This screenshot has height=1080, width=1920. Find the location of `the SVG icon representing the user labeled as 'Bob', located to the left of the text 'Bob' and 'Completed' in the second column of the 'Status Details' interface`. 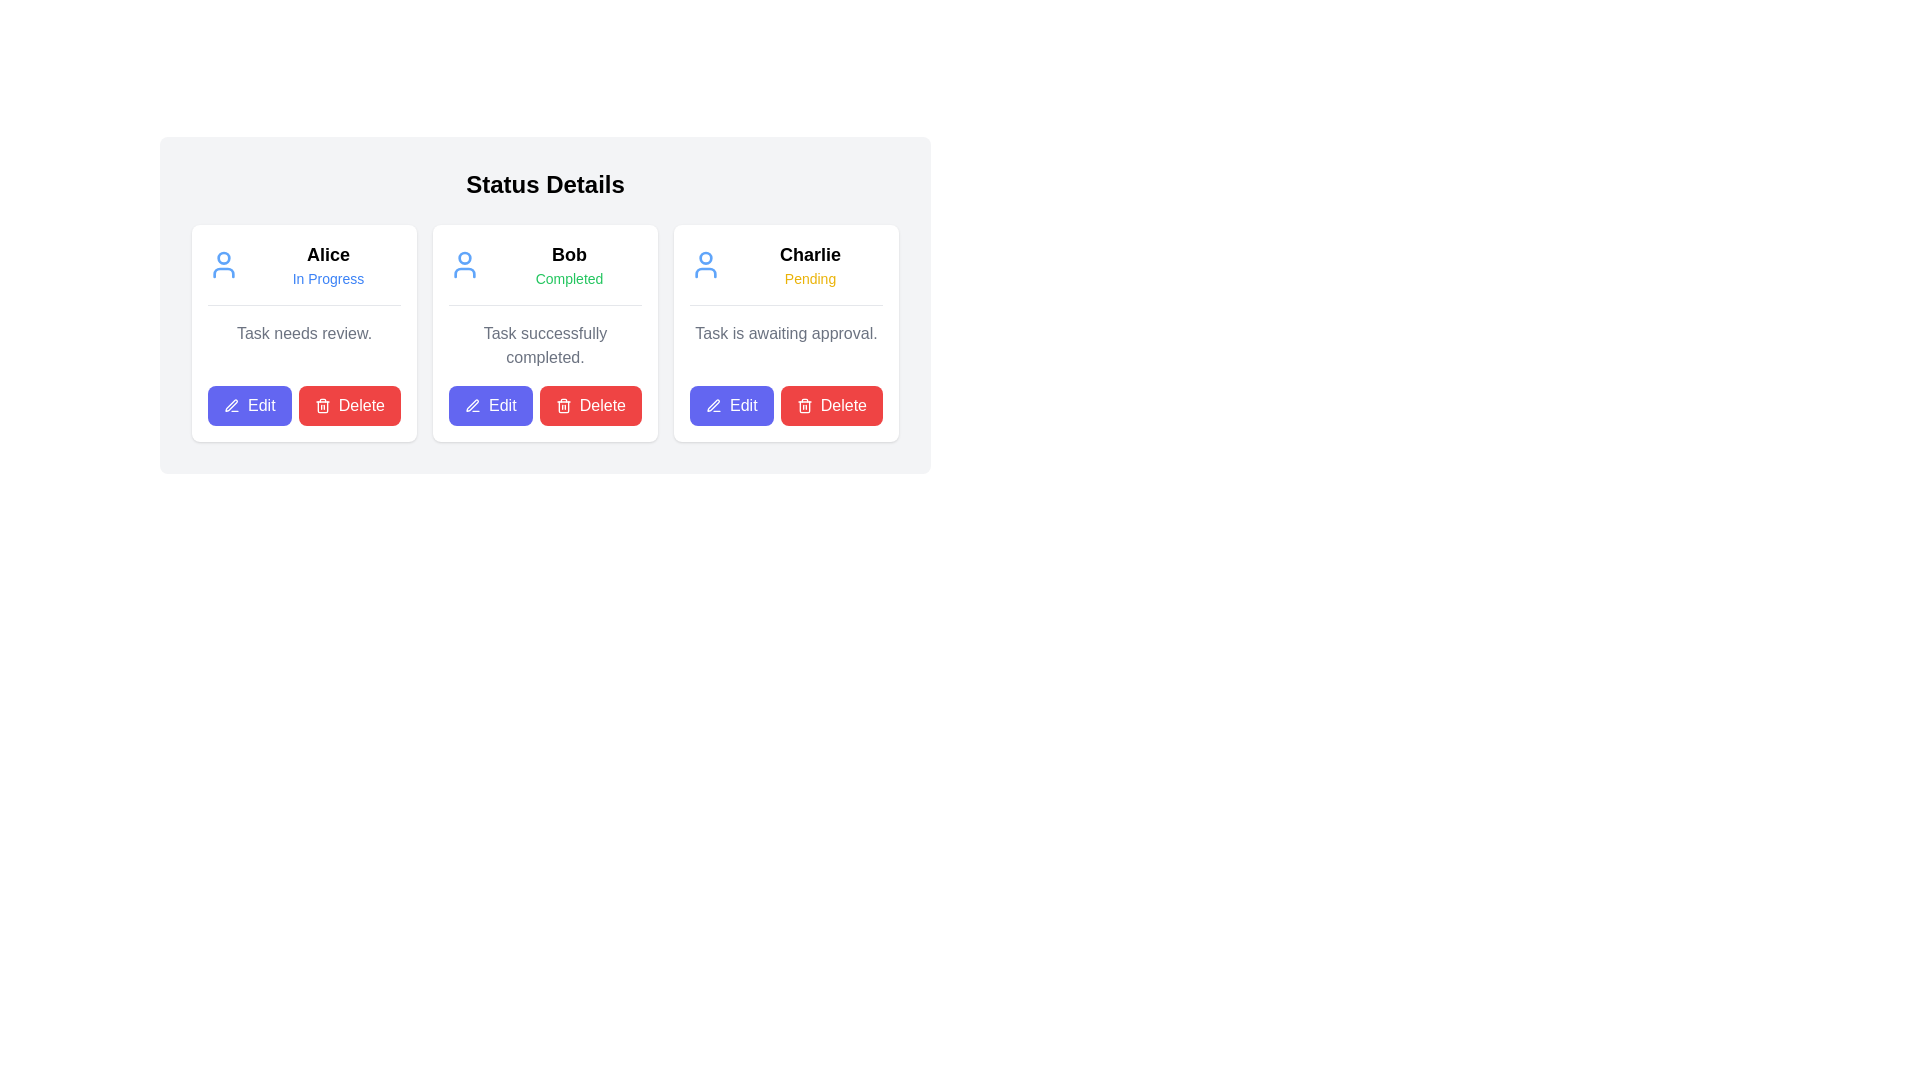

the SVG icon representing the user labeled as 'Bob', located to the left of the text 'Bob' and 'Completed' in the second column of the 'Status Details' interface is located at coordinates (464, 264).